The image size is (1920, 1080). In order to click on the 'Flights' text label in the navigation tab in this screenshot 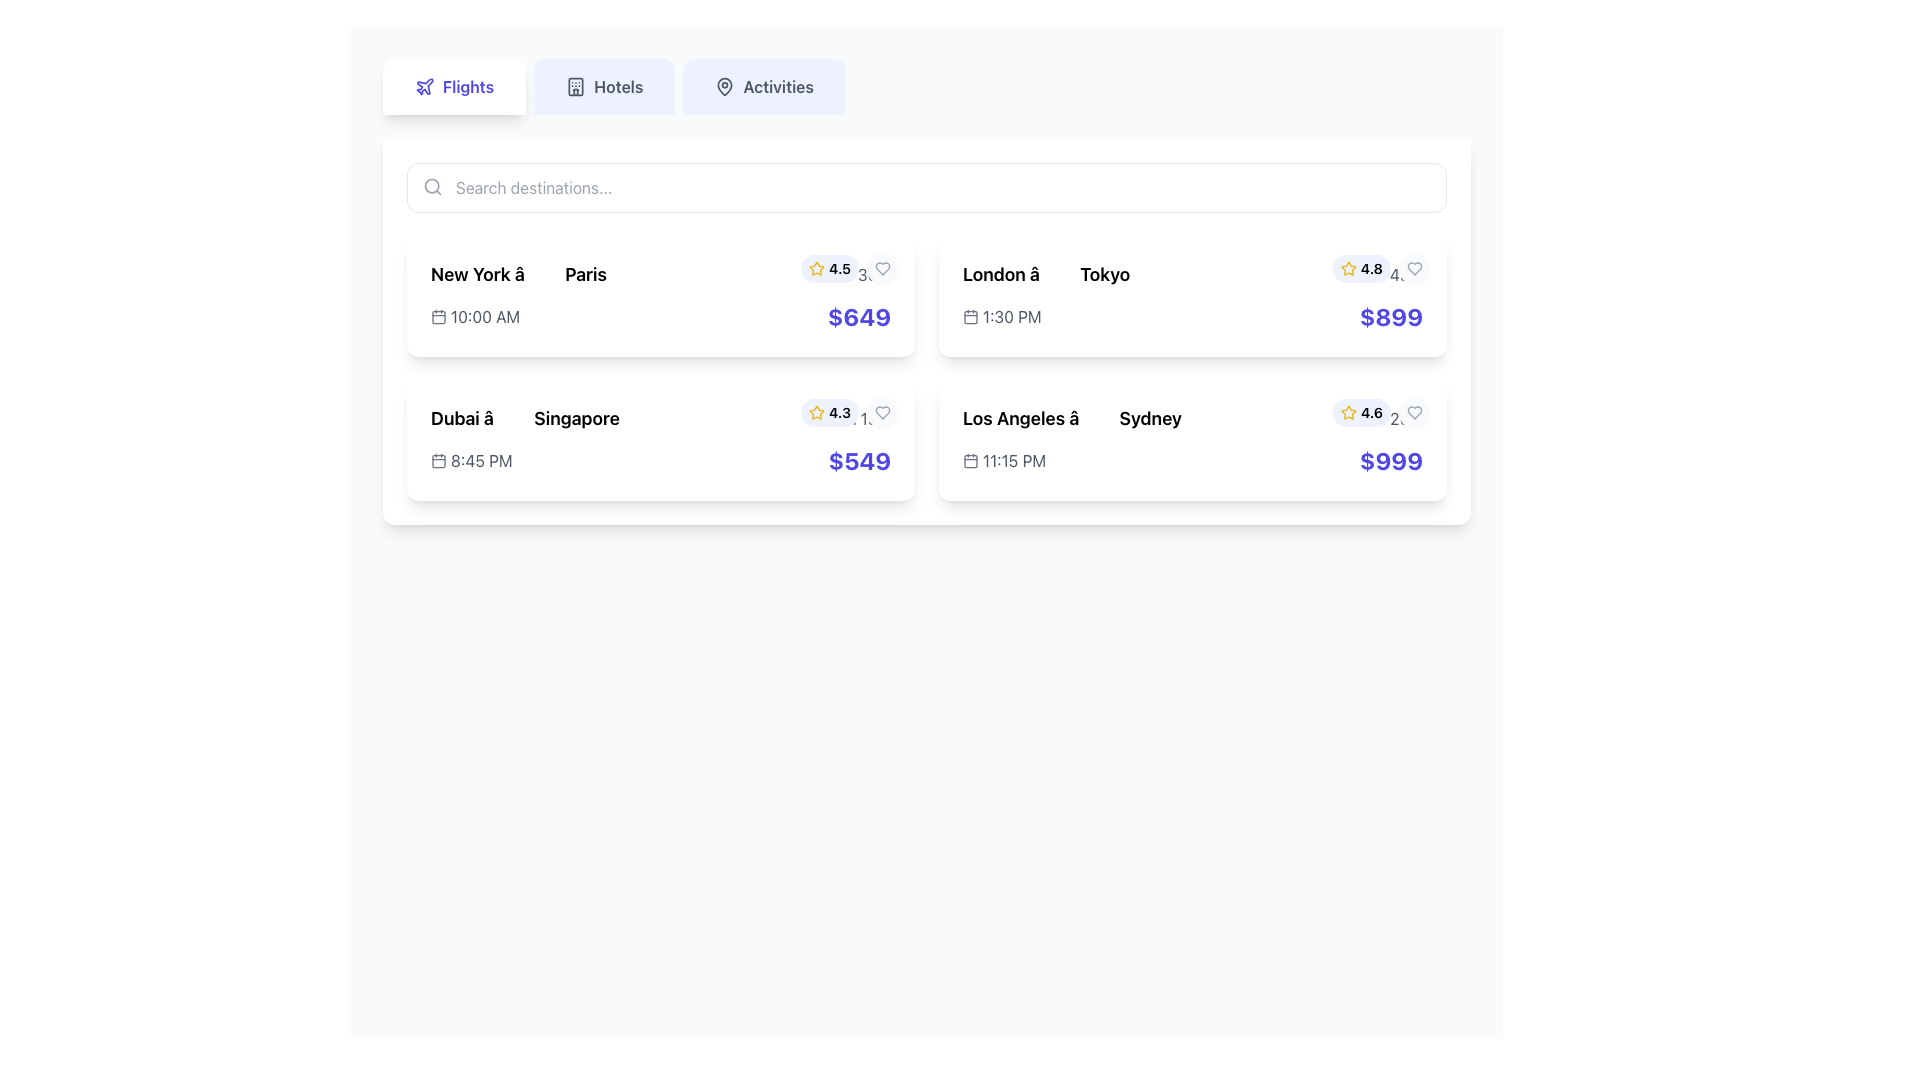, I will do `click(467, 86)`.